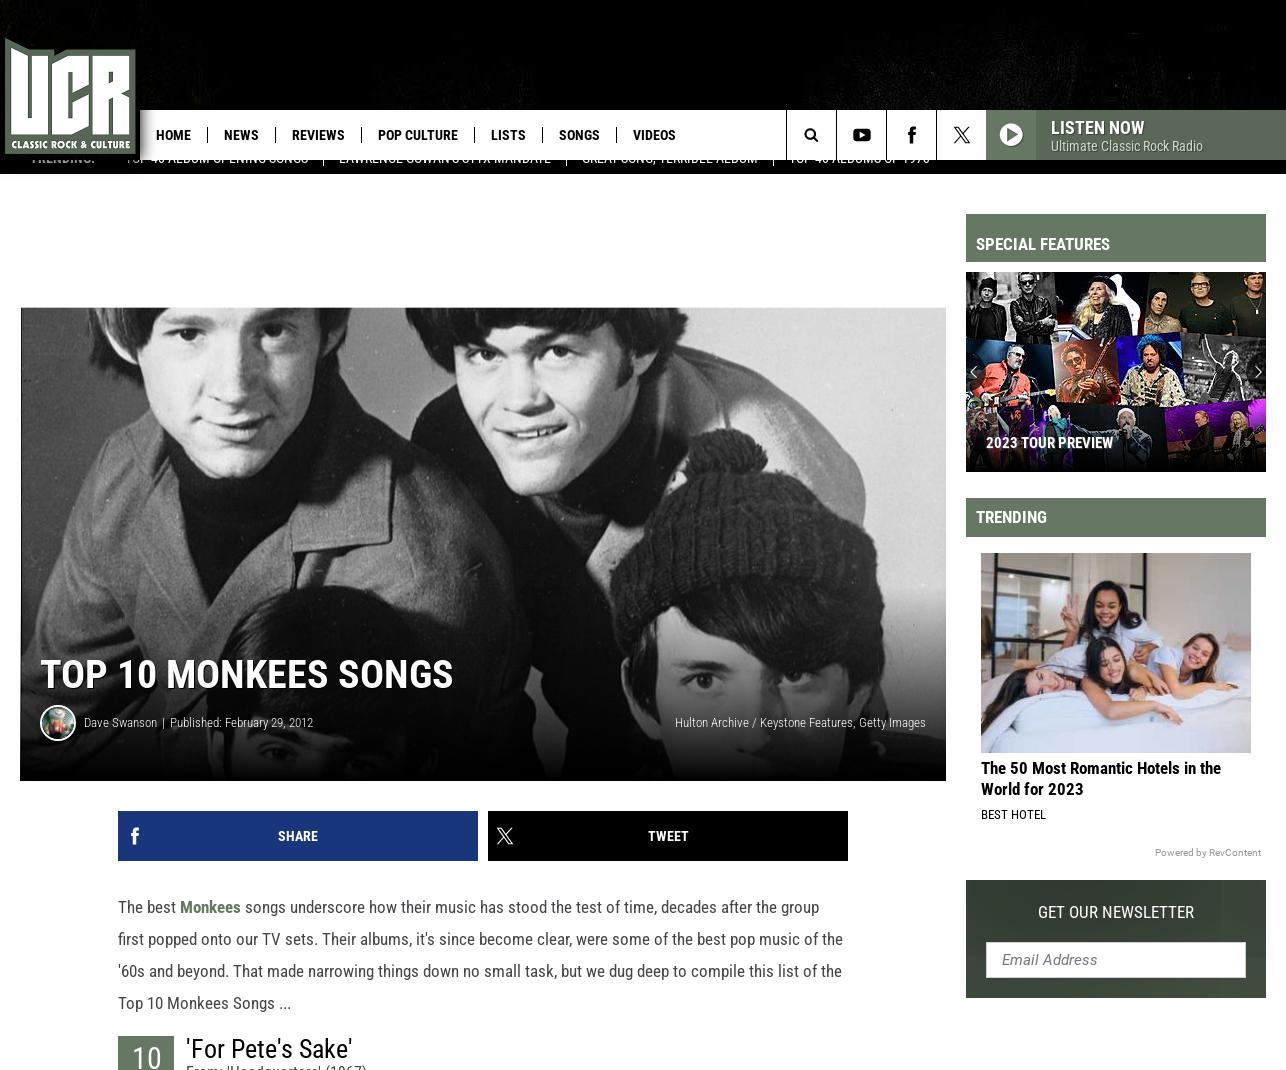 The height and width of the screenshot is (1070, 1286). Describe the element at coordinates (292, 135) in the screenshot. I see `'Reviews'` at that location.